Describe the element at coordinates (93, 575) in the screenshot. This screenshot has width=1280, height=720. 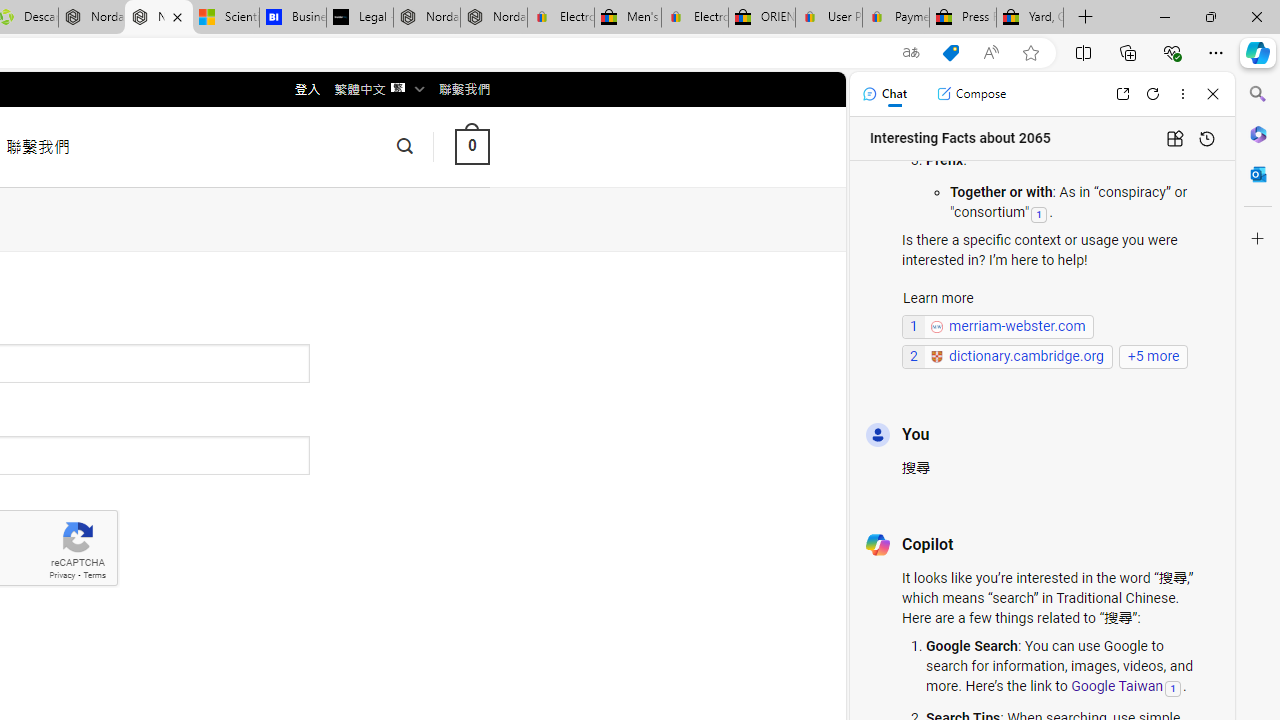
I see `'Terms'` at that location.